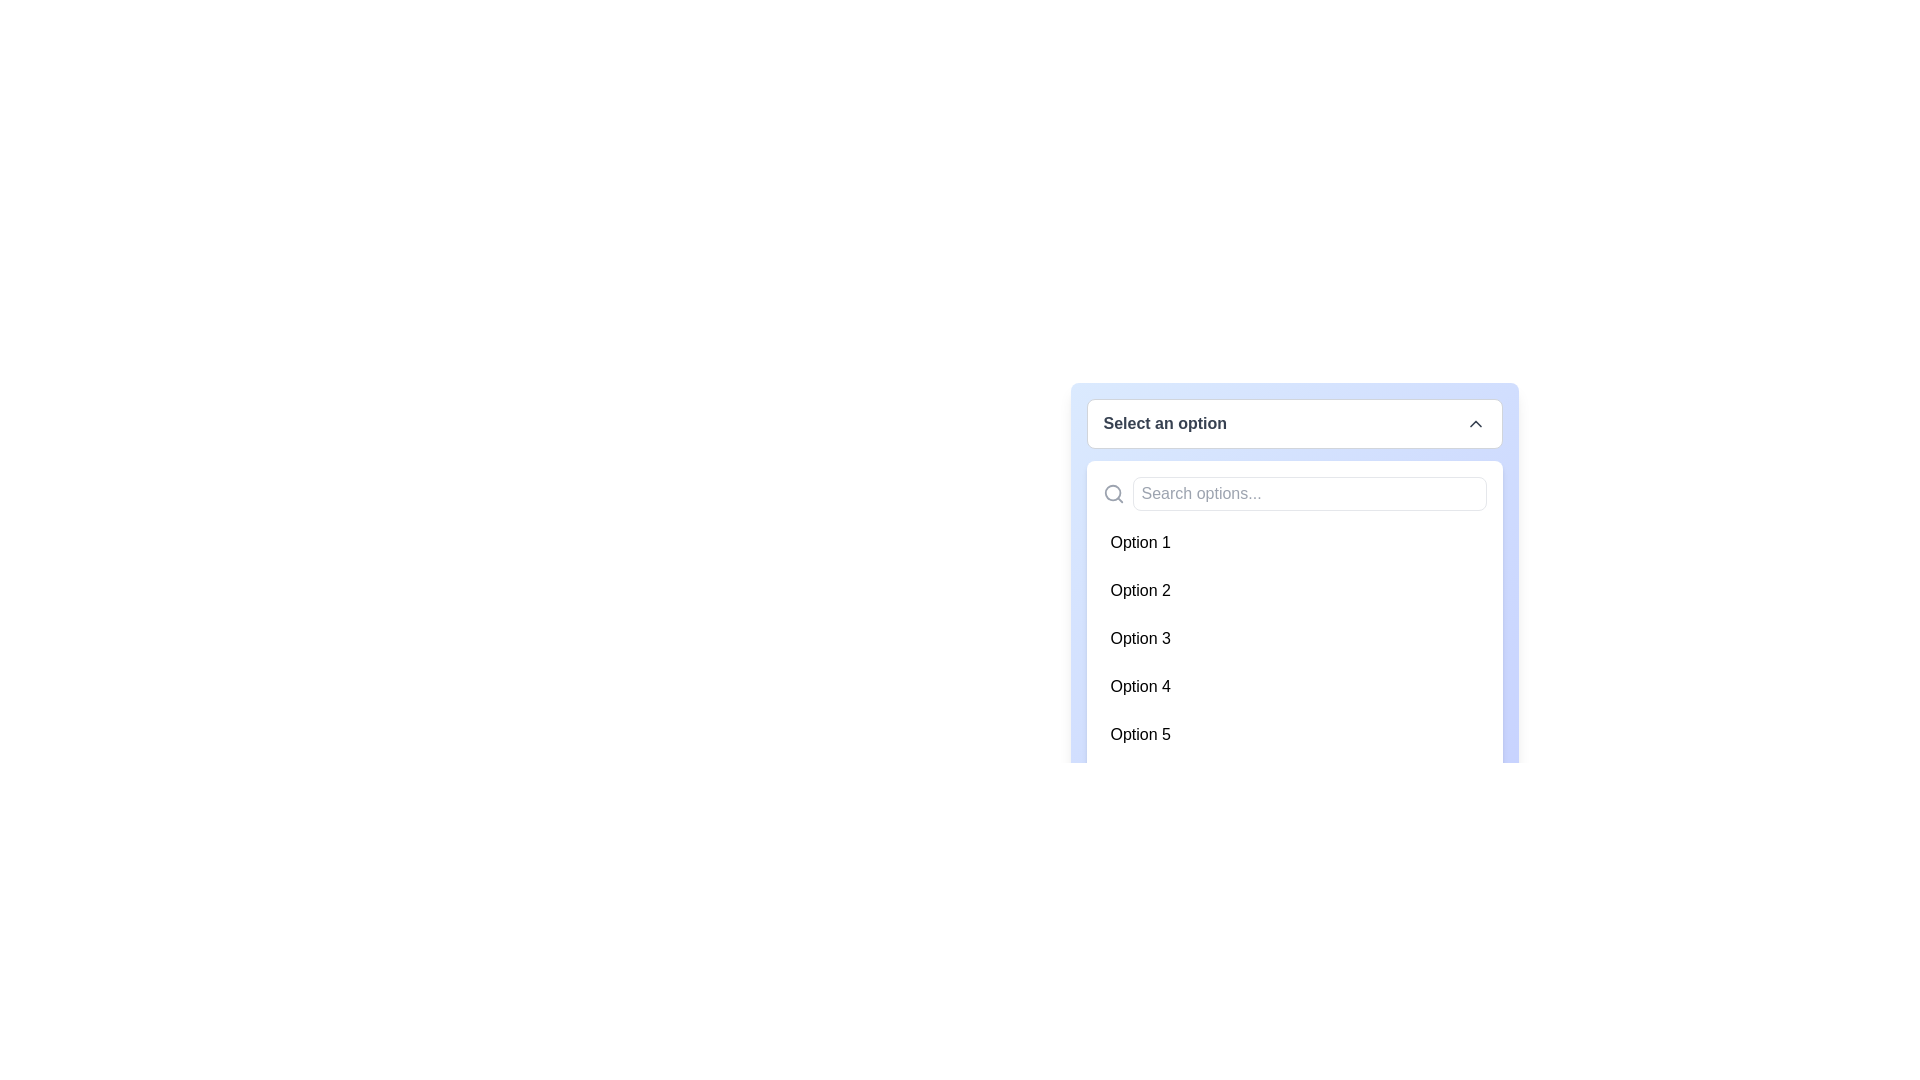  I want to click on the text label displaying 'Option 1', so click(1140, 543).